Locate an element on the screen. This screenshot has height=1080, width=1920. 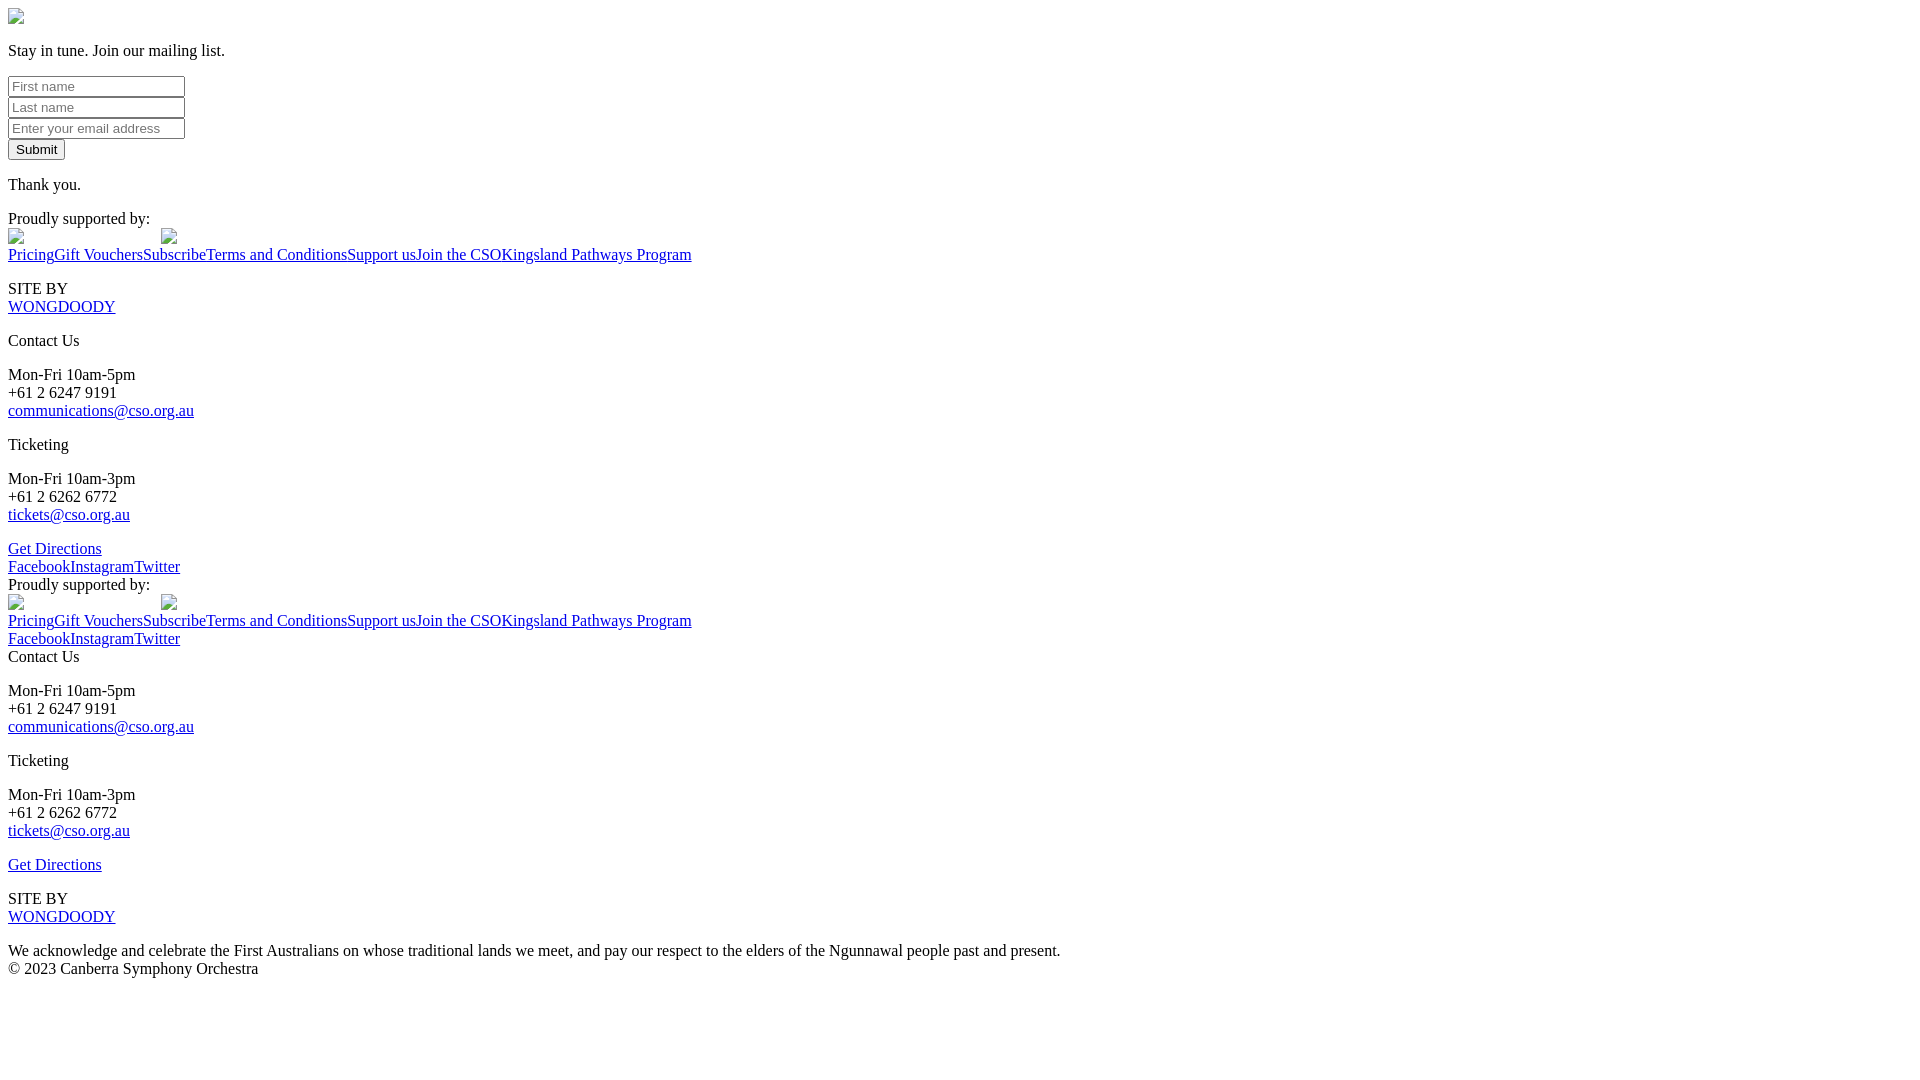
'Get Directions' is located at coordinates (54, 548).